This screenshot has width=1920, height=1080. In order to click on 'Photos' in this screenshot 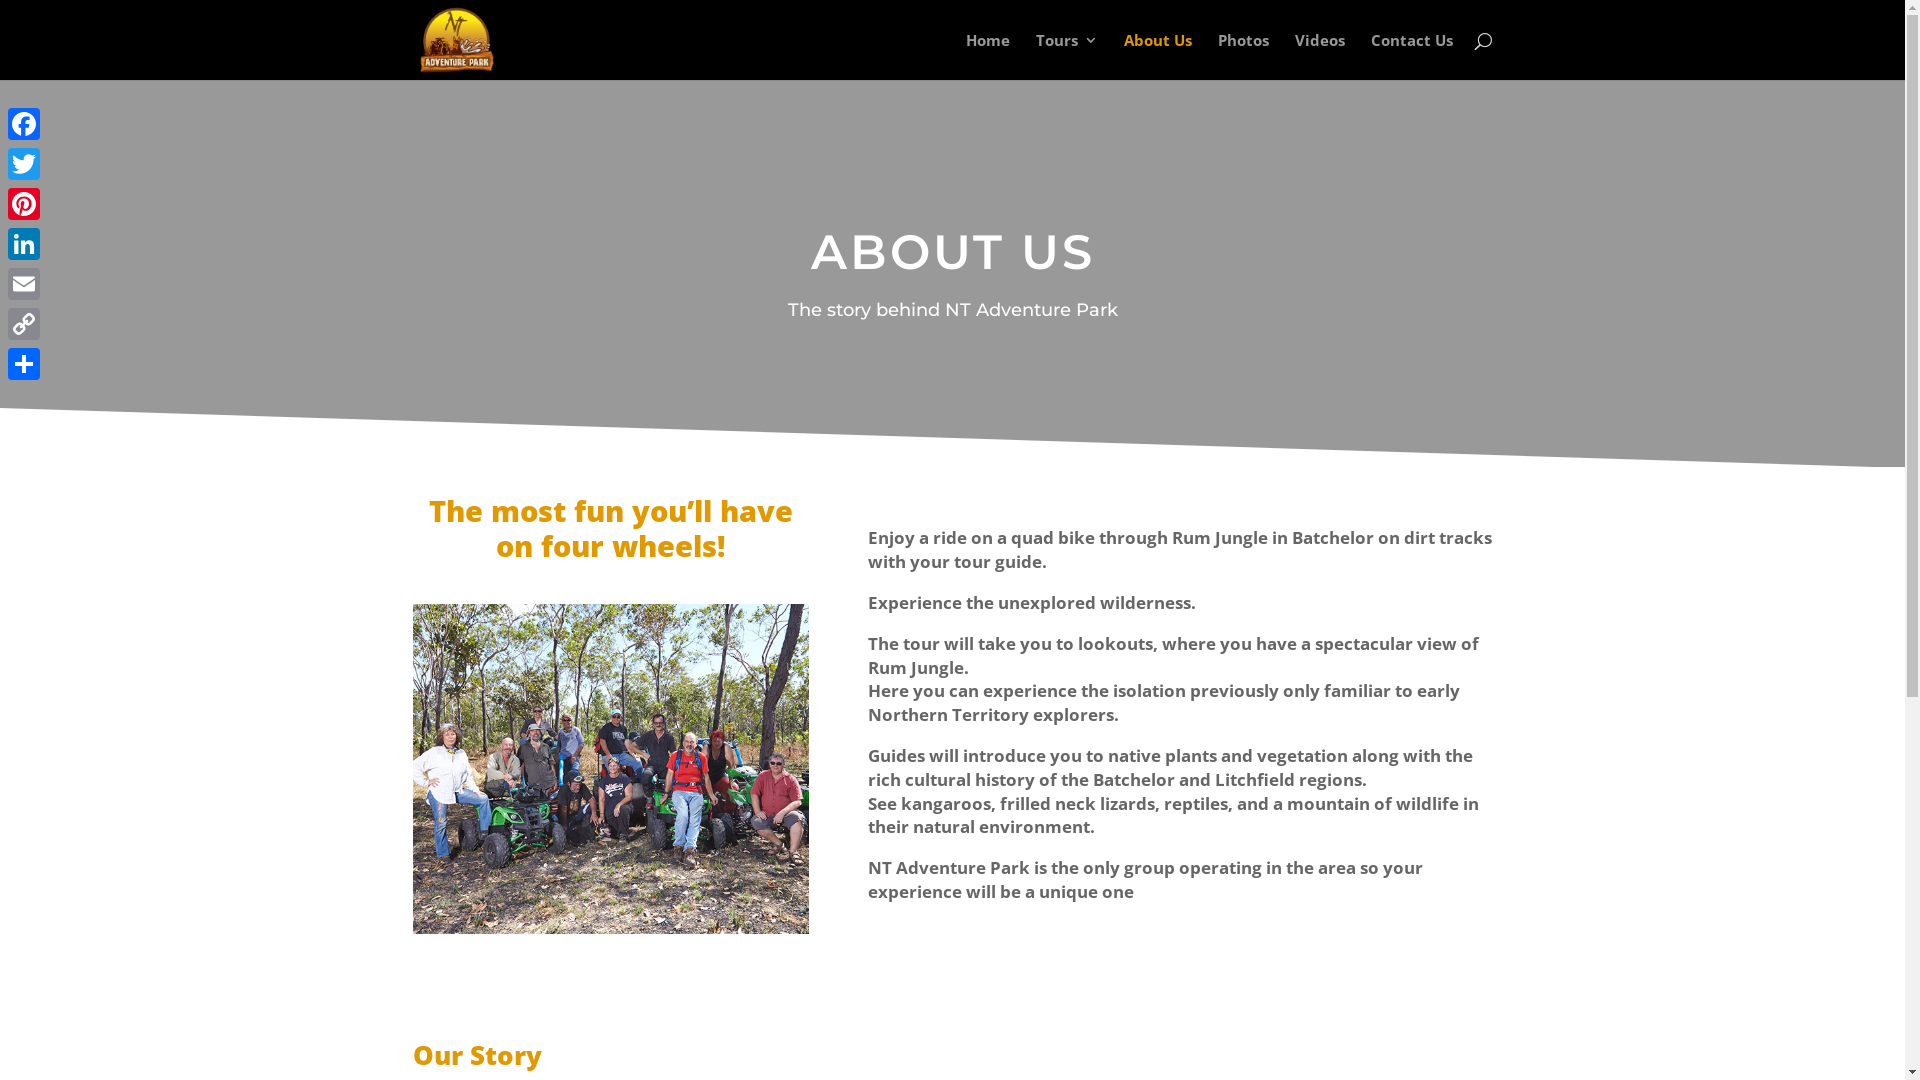, I will do `click(1242, 55)`.